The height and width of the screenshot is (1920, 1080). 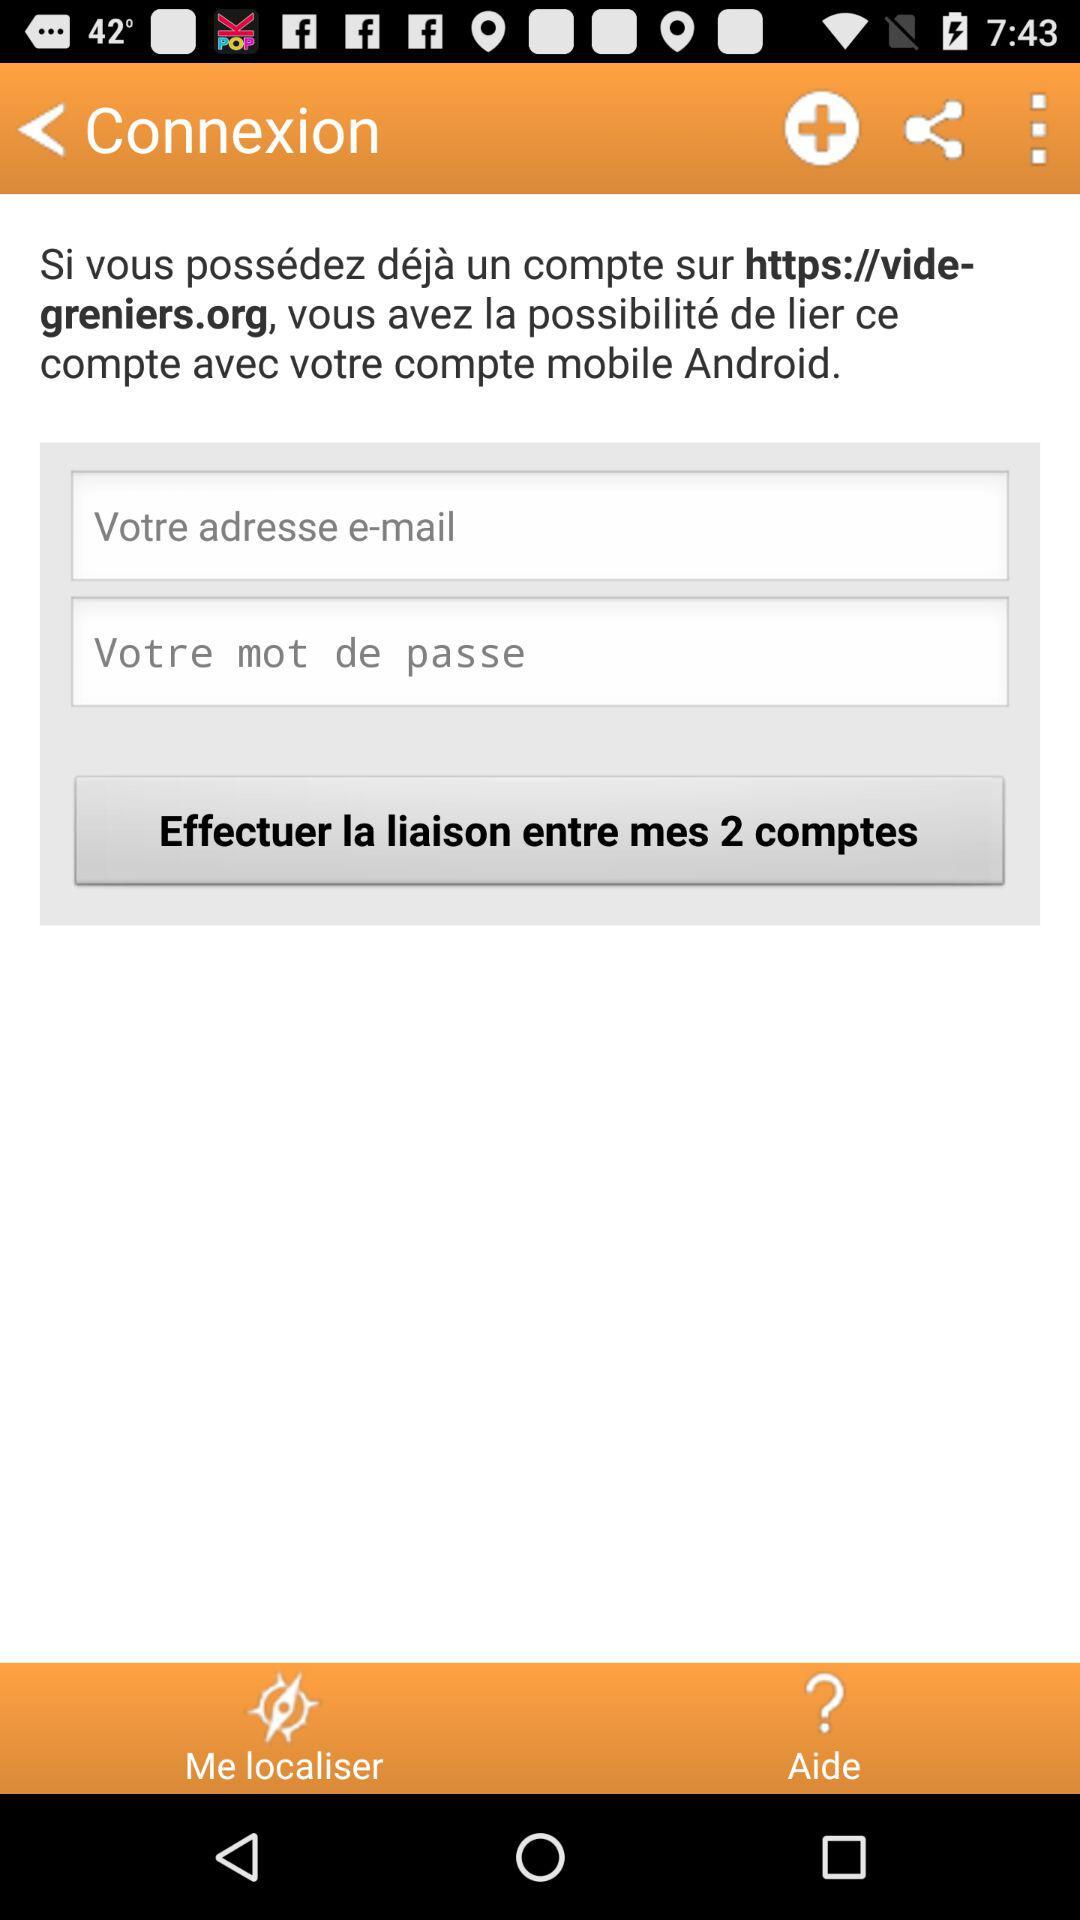 What do you see at coordinates (540, 836) in the screenshot?
I see `effectuer la liaison item` at bounding box center [540, 836].